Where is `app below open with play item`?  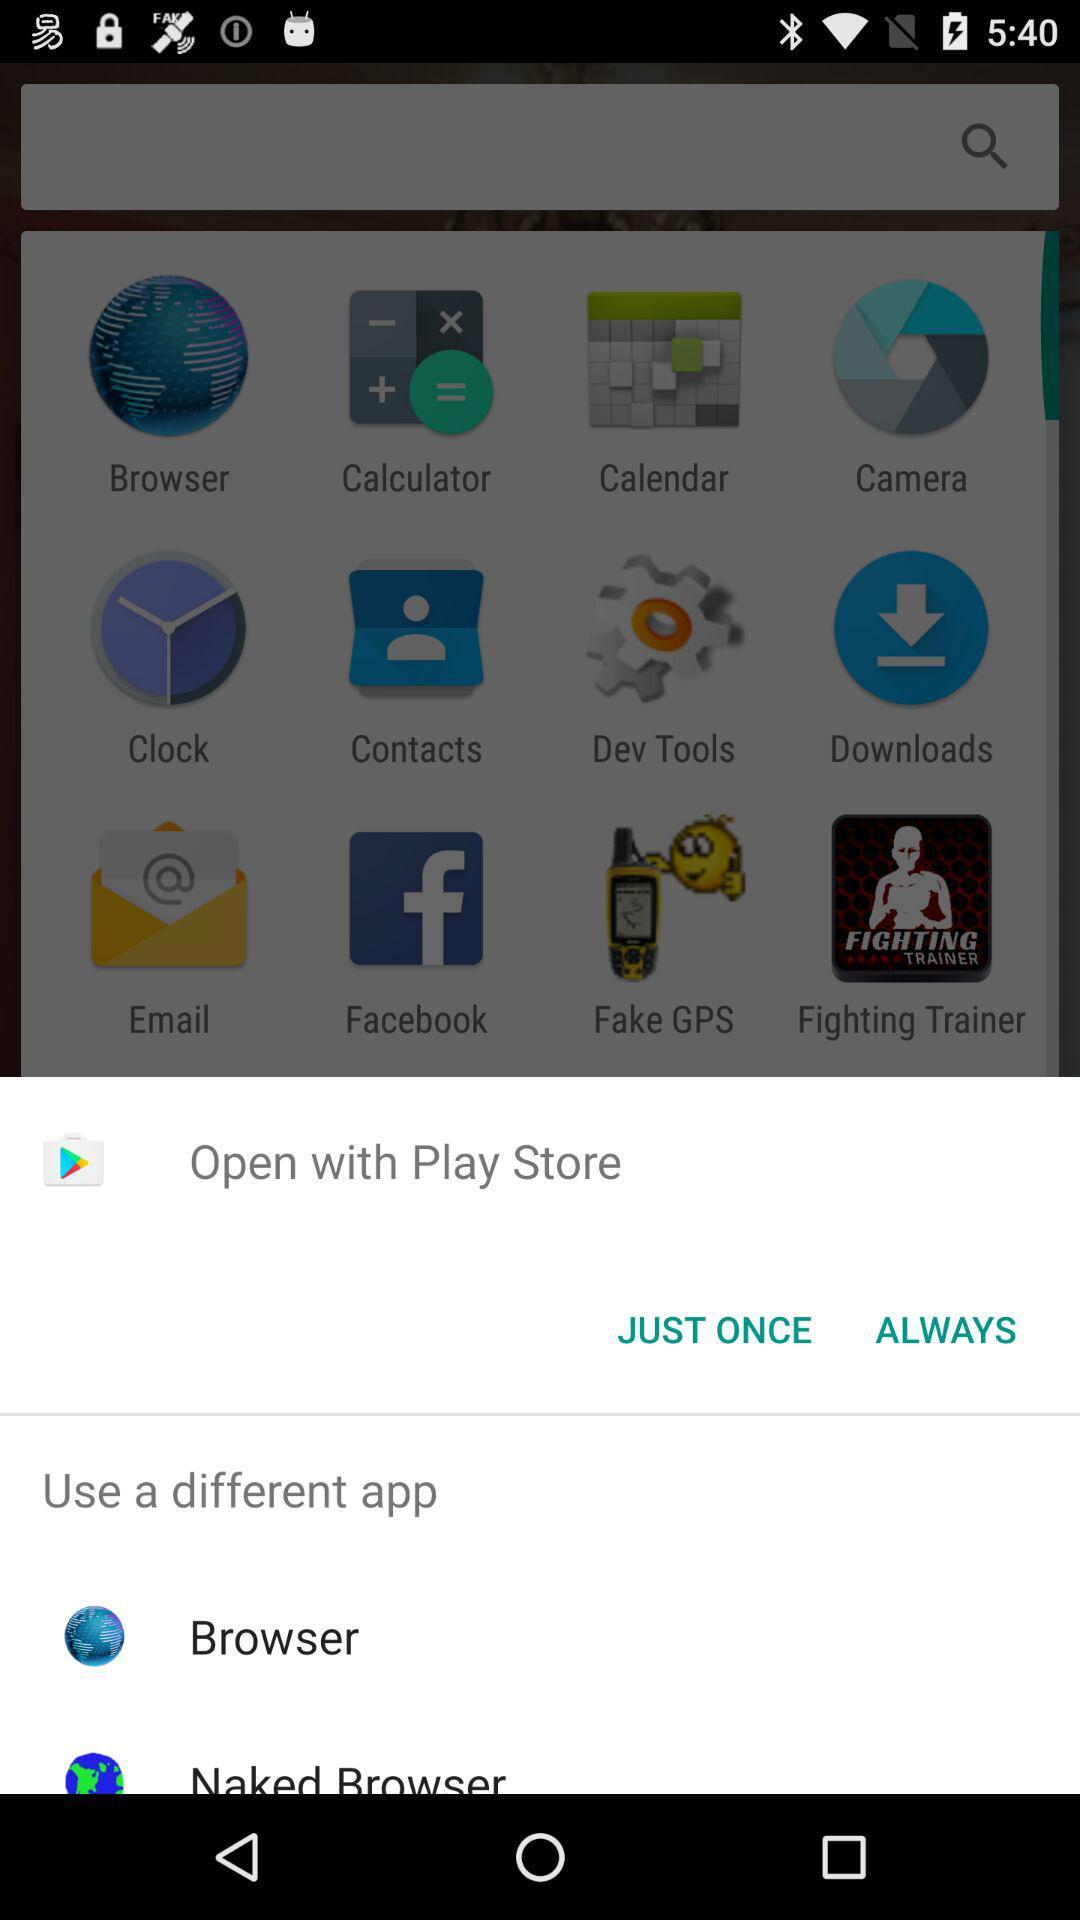
app below open with play item is located at coordinates (945, 1329).